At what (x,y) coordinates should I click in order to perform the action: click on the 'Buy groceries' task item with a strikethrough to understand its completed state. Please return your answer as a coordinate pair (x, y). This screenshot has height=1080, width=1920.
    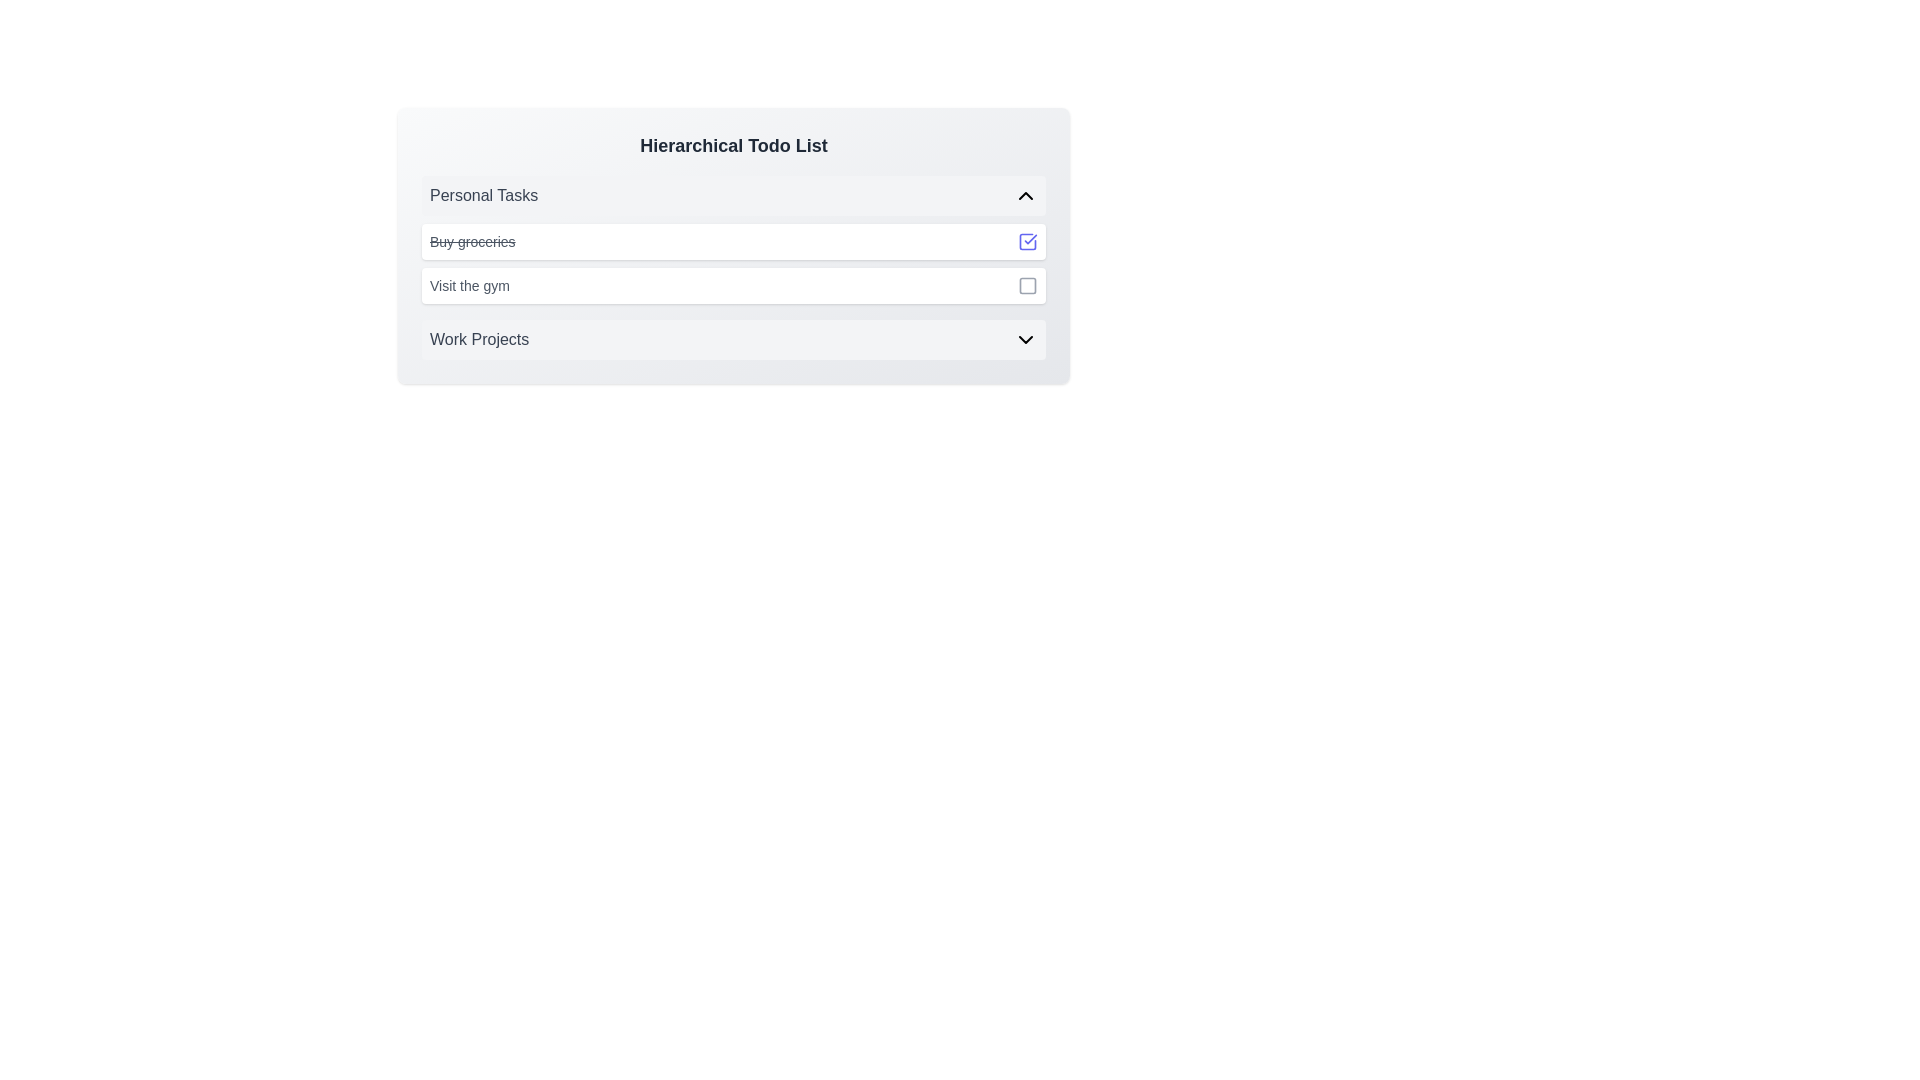
    Looking at the image, I should click on (733, 241).